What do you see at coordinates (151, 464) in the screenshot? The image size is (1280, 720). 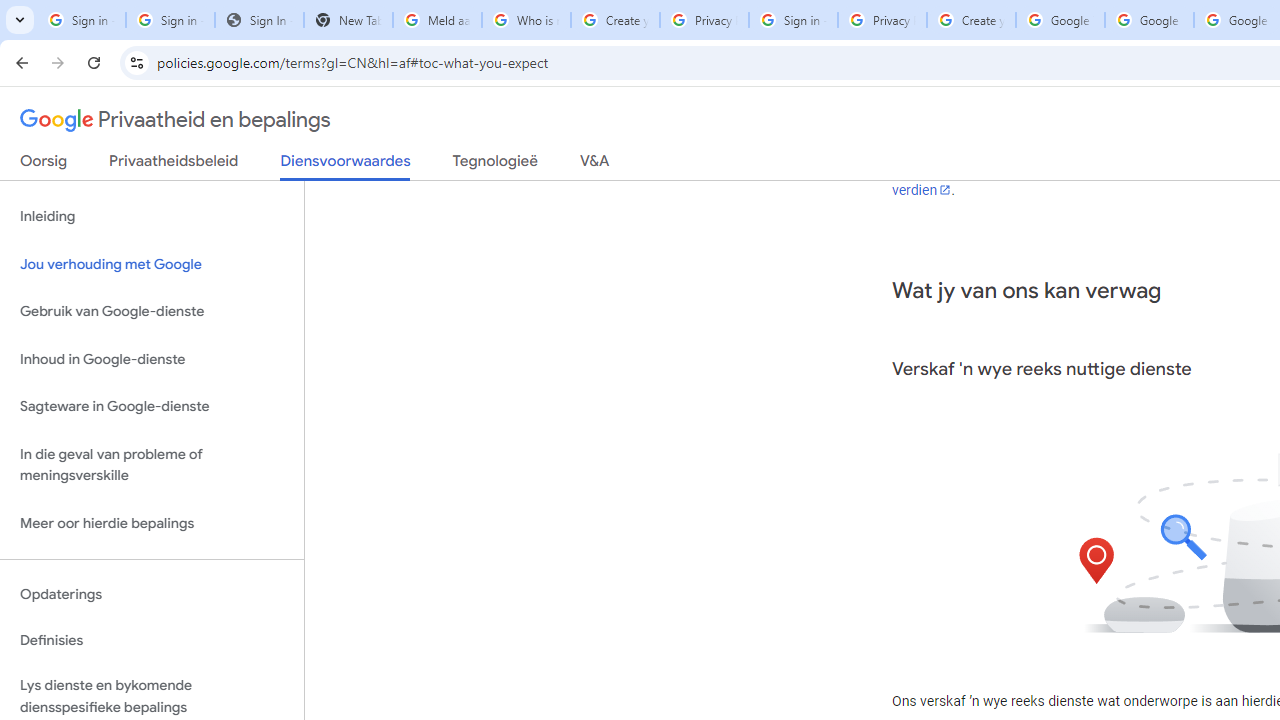 I see `'In die geval van probleme of meningsverskille'` at bounding box center [151, 464].